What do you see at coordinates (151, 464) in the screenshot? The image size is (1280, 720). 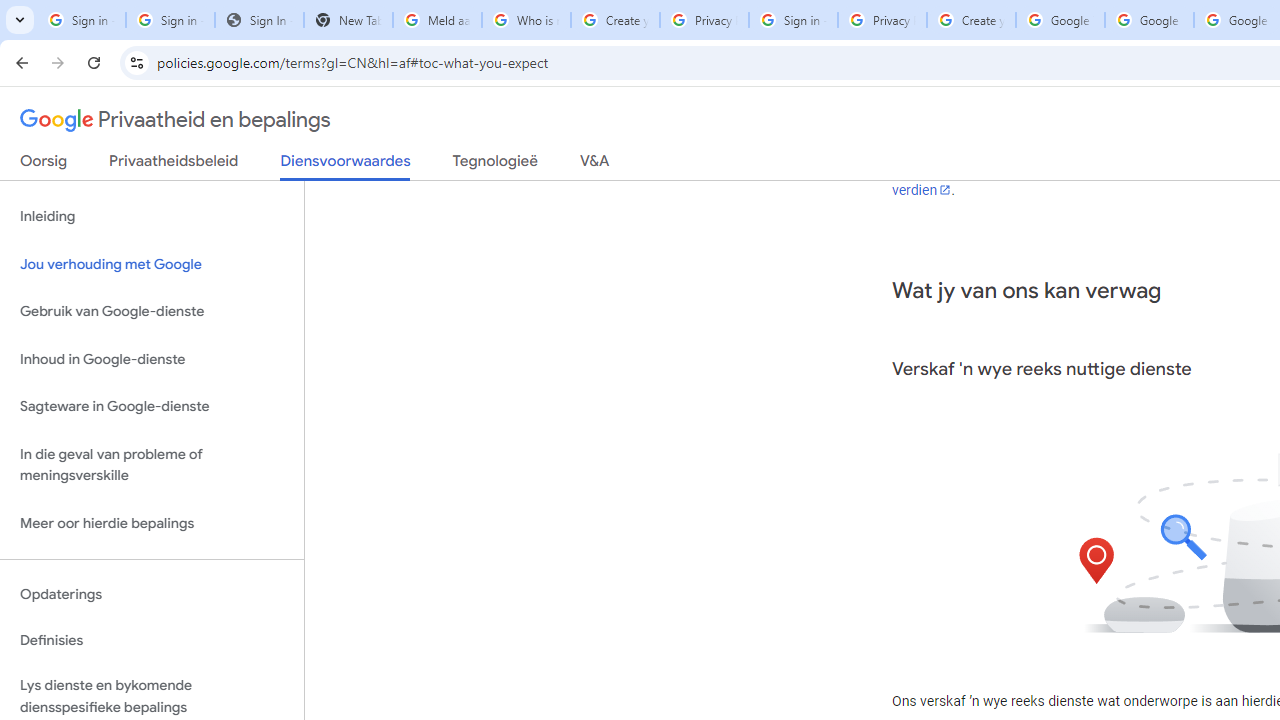 I see `'In die geval van probleme of meningsverskille'` at bounding box center [151, 464].